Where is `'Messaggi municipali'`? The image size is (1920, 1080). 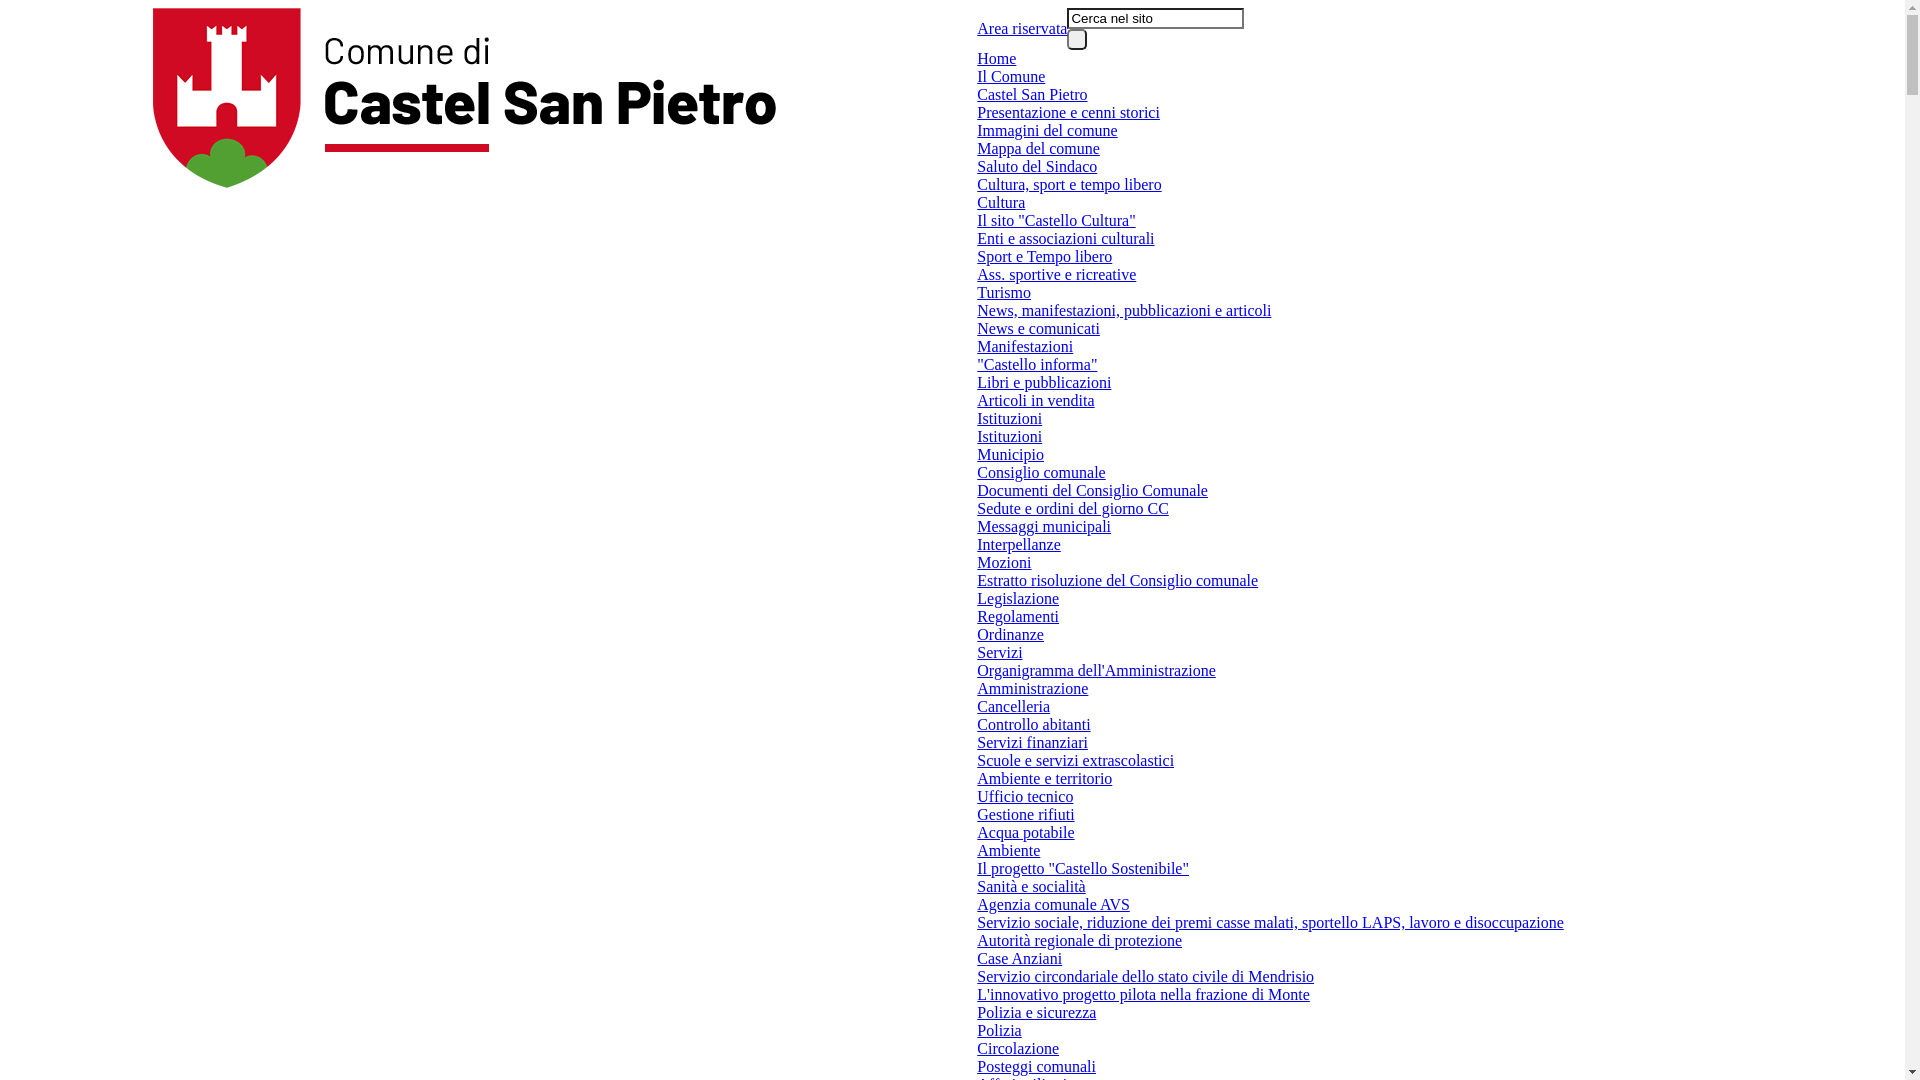
'Messaggi municipali' is located at coordinates (1042, 526).